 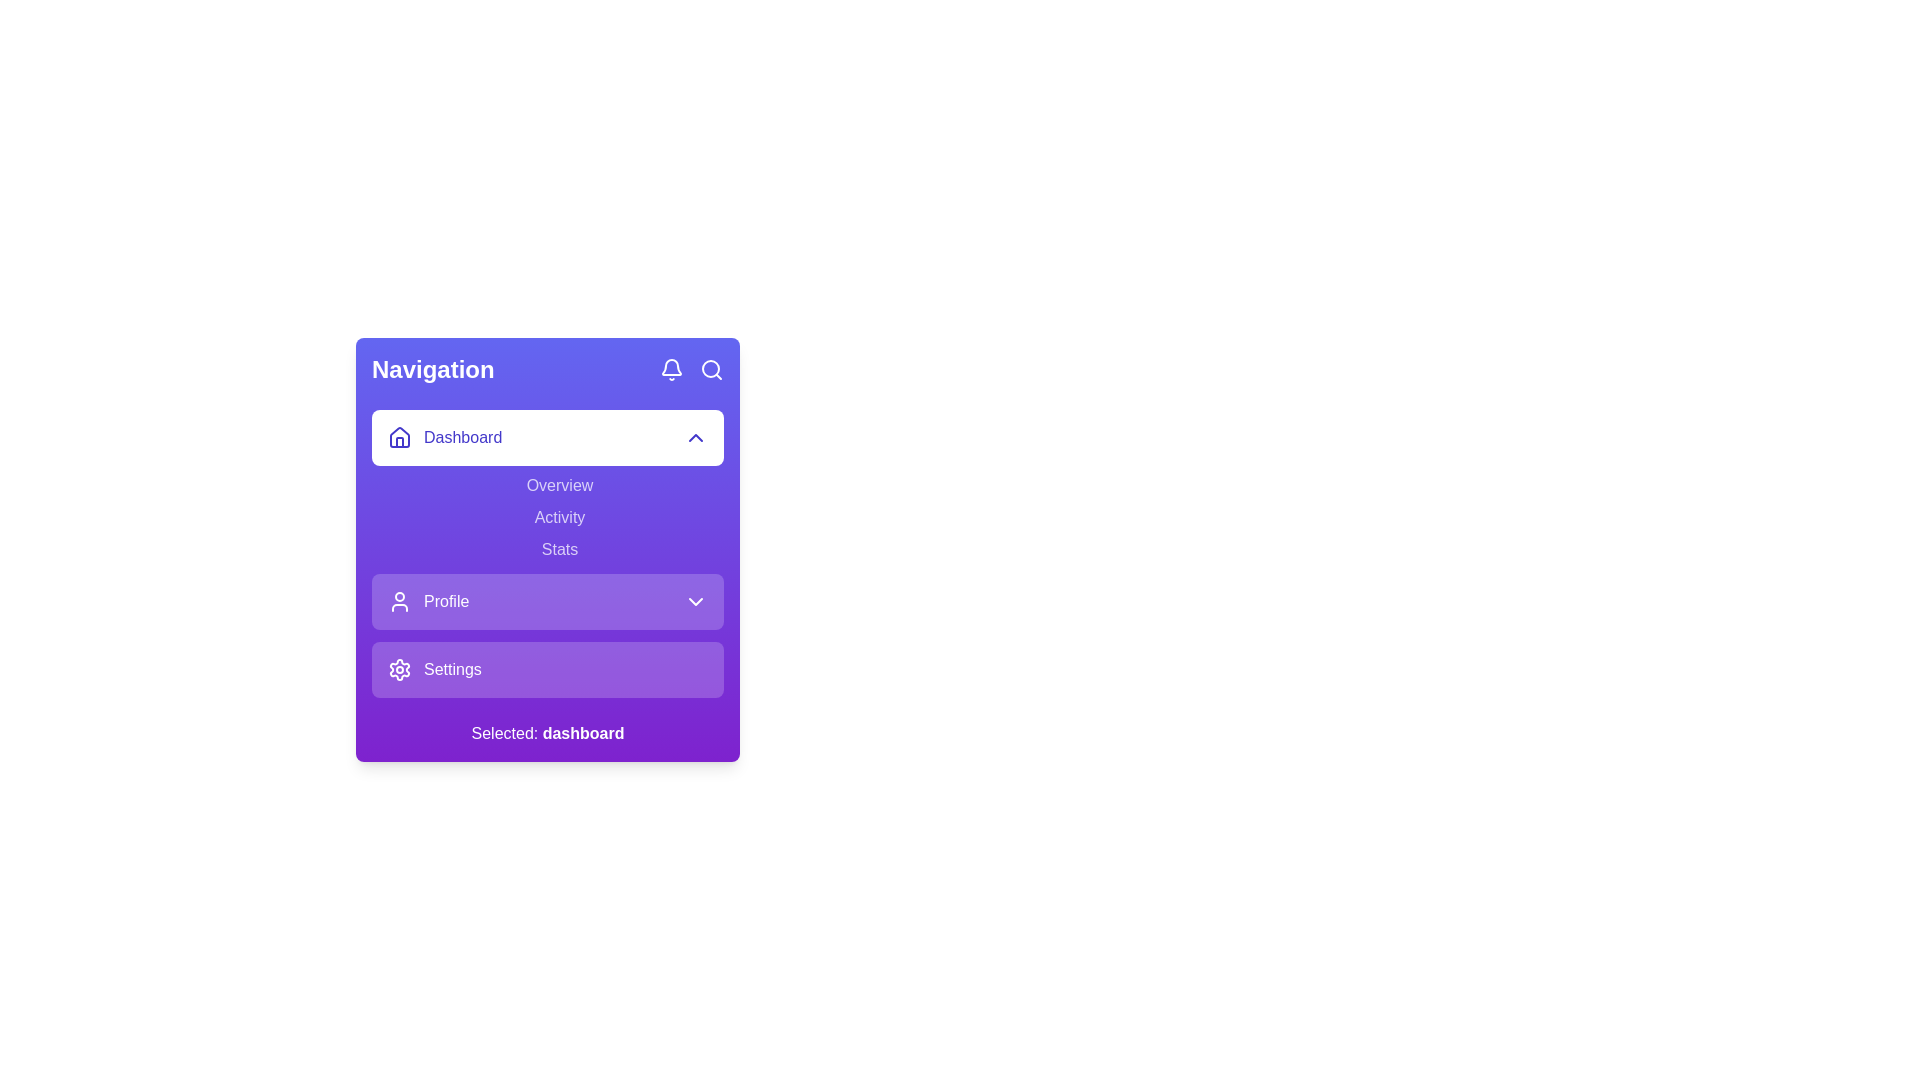 What do you see at coordinates (547, 486) in the screenshot?
I see `the dropdown menu items under the 'Dashboard' section` at bounding box center [547, 486].